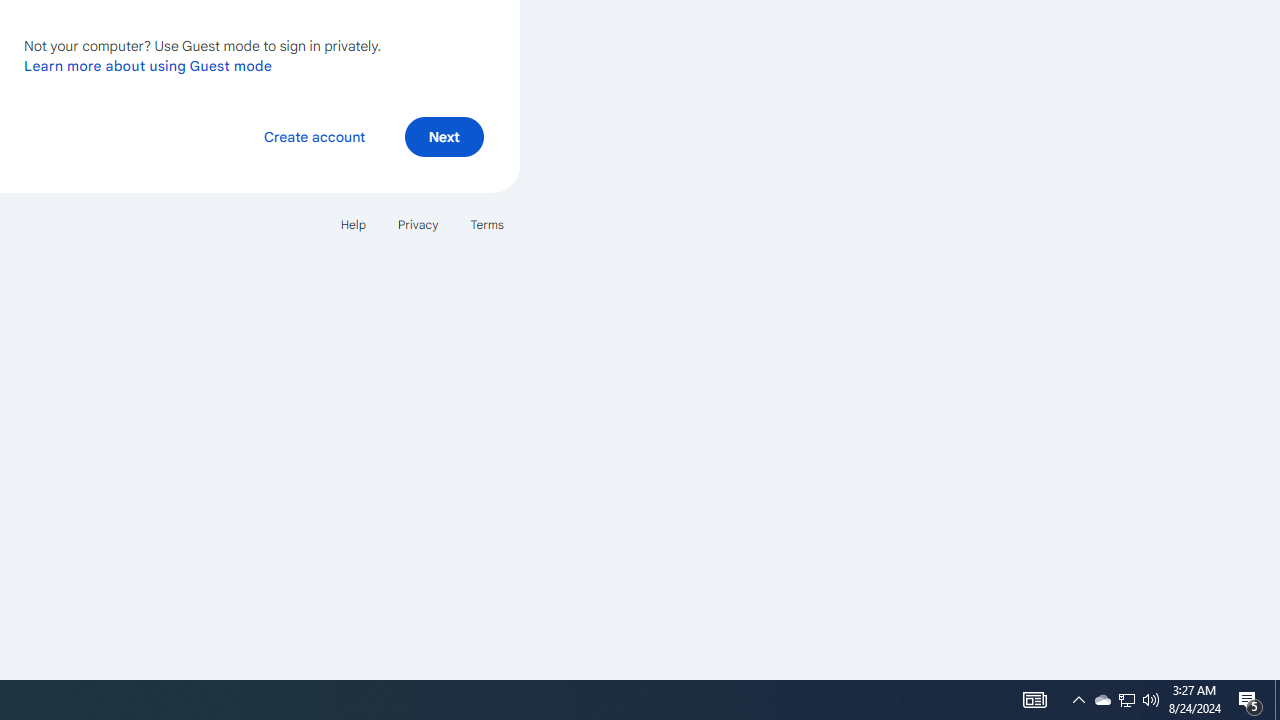 Image resolution: width=1280 pixels, height=720 pixels. I want to click on 'Learn more about using Guest mode', so click(147, 64).